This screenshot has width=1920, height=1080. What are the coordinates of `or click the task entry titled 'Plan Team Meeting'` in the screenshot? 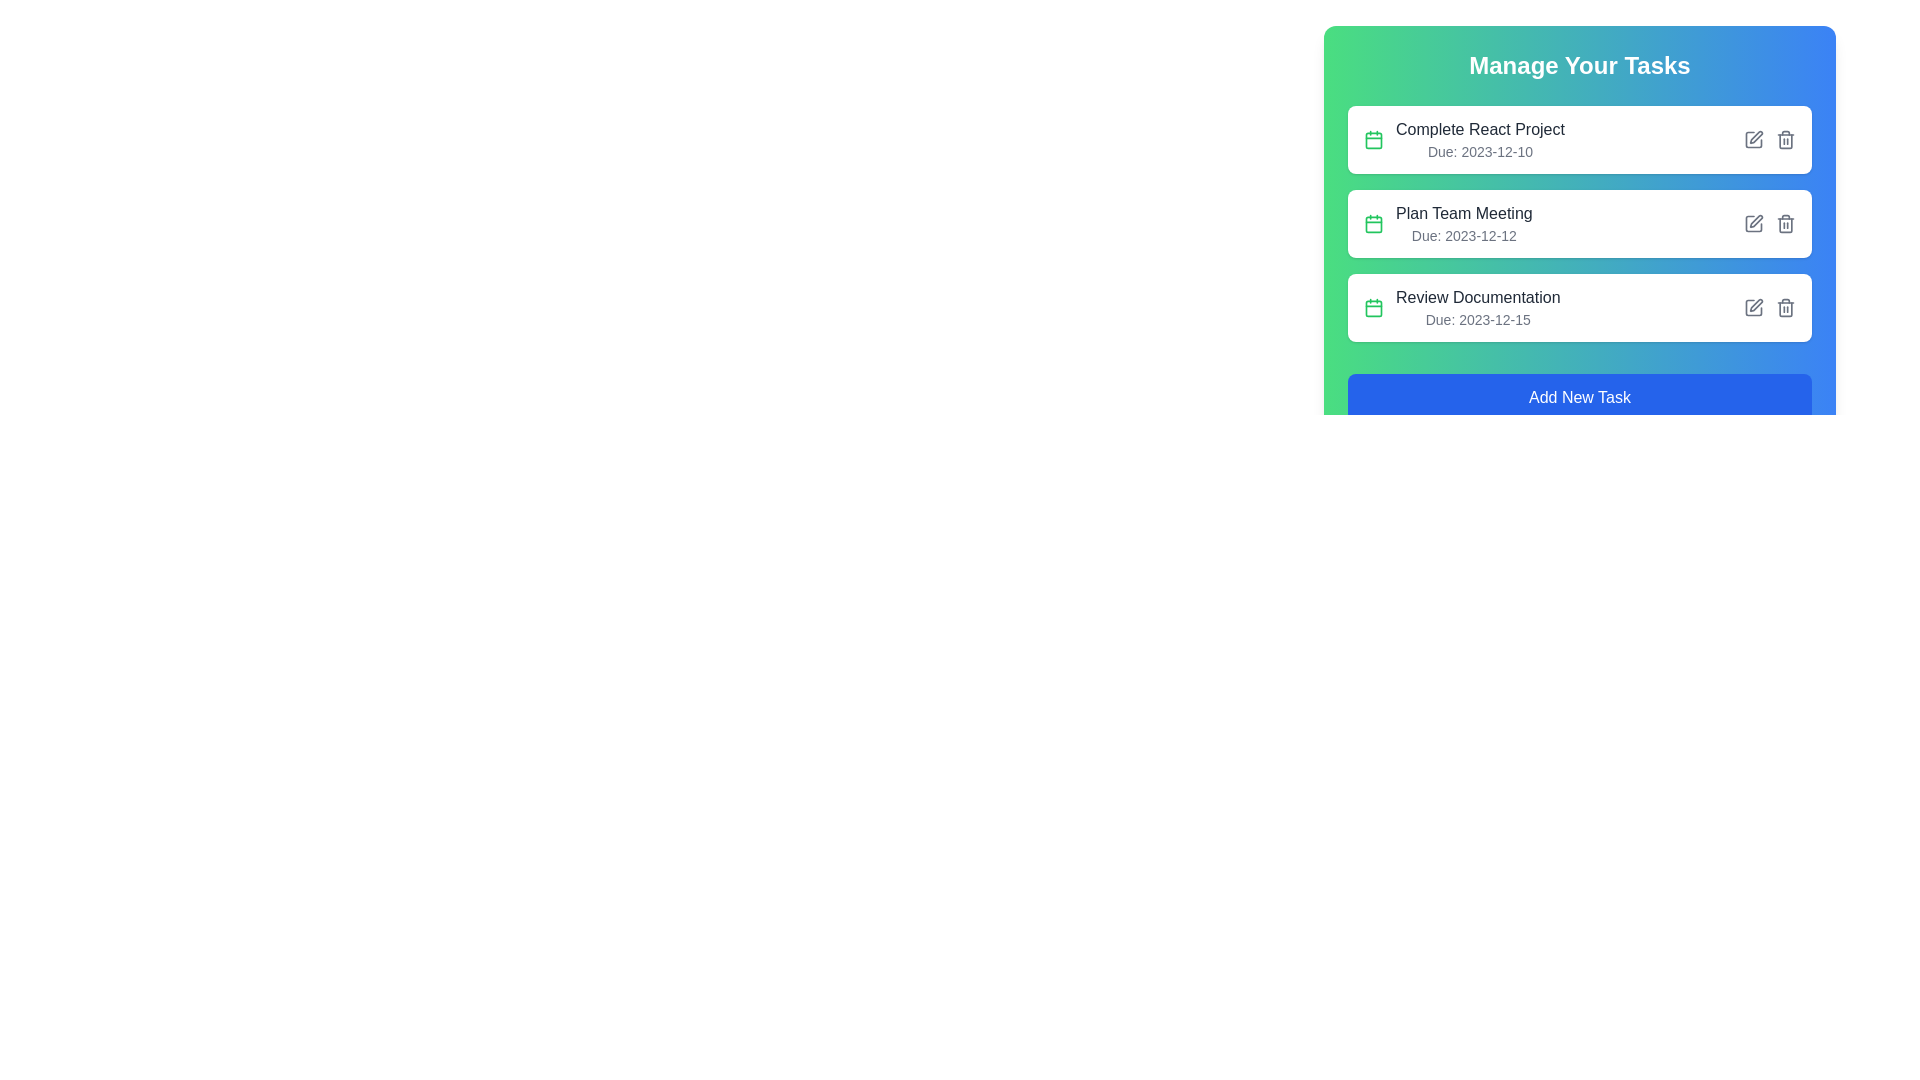 It's located at (1464, 223).